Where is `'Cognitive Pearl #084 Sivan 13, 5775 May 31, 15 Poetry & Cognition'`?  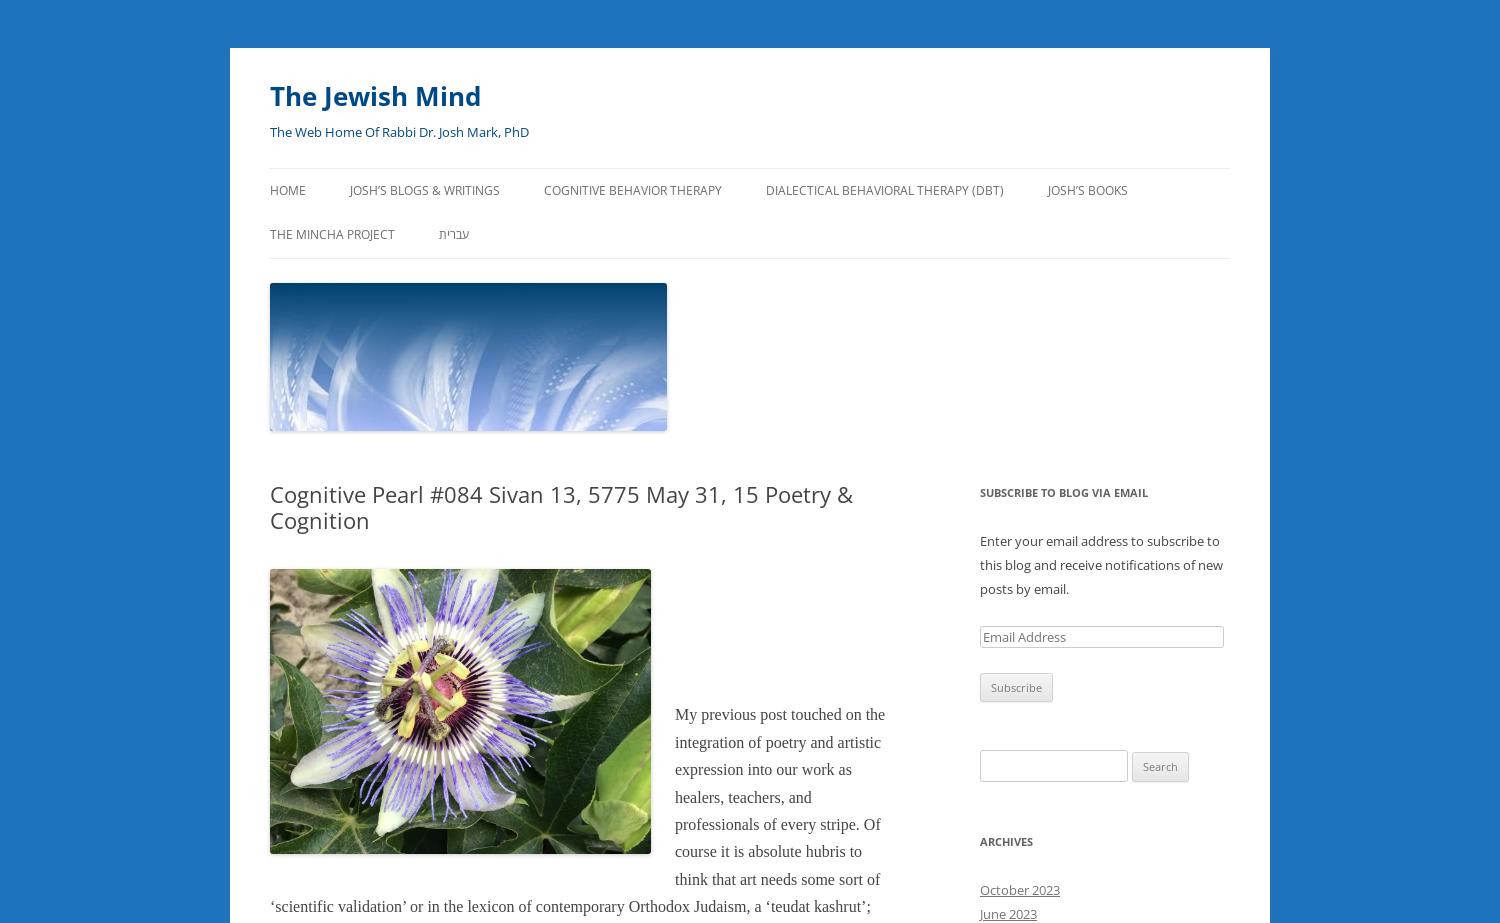 'Cognitive Pearl #084 Sivan 13, 5775 May 31, 15 Poetry & Cognition' is located at coordinates (561, 504).